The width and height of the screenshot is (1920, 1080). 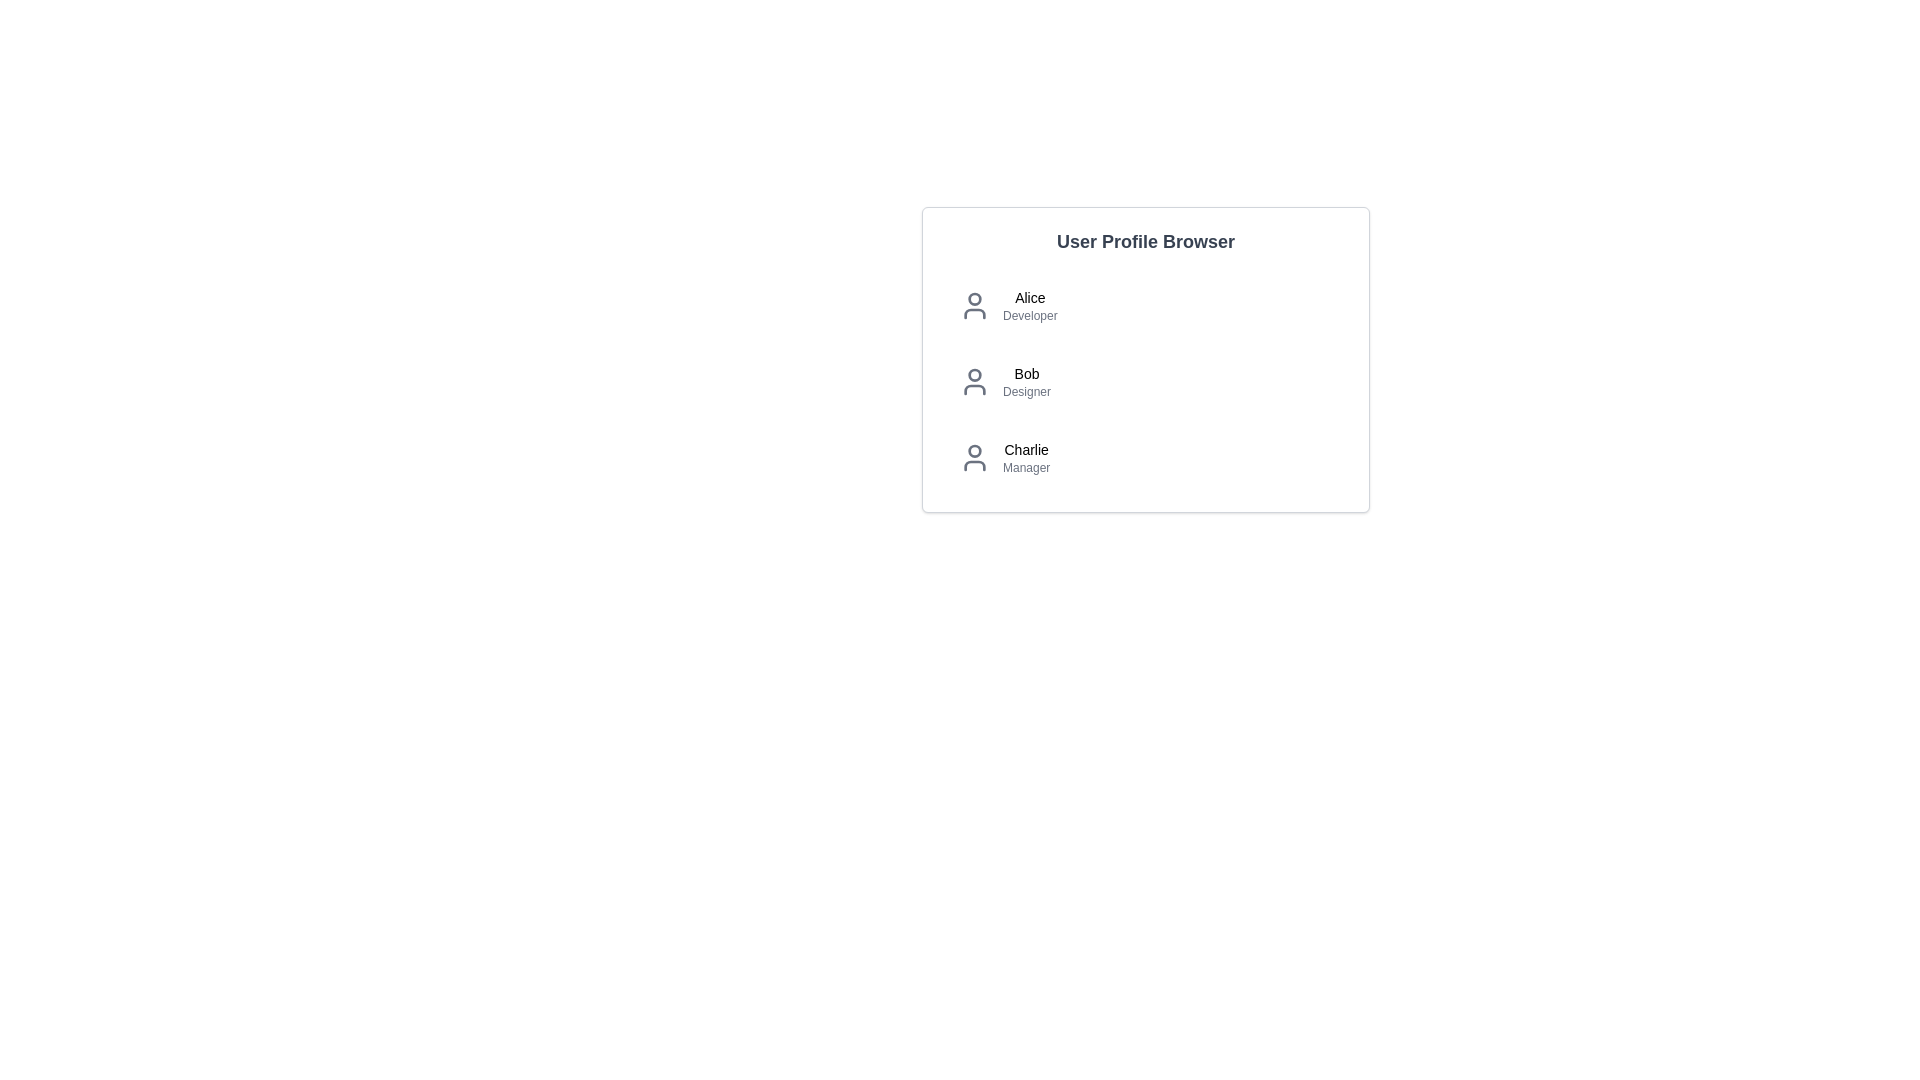 I want to click on the lower part of the avatar icon representing user 'Charlie', who has the role 'Manager', in the User Profile Browser, so click(x=974, y=466).